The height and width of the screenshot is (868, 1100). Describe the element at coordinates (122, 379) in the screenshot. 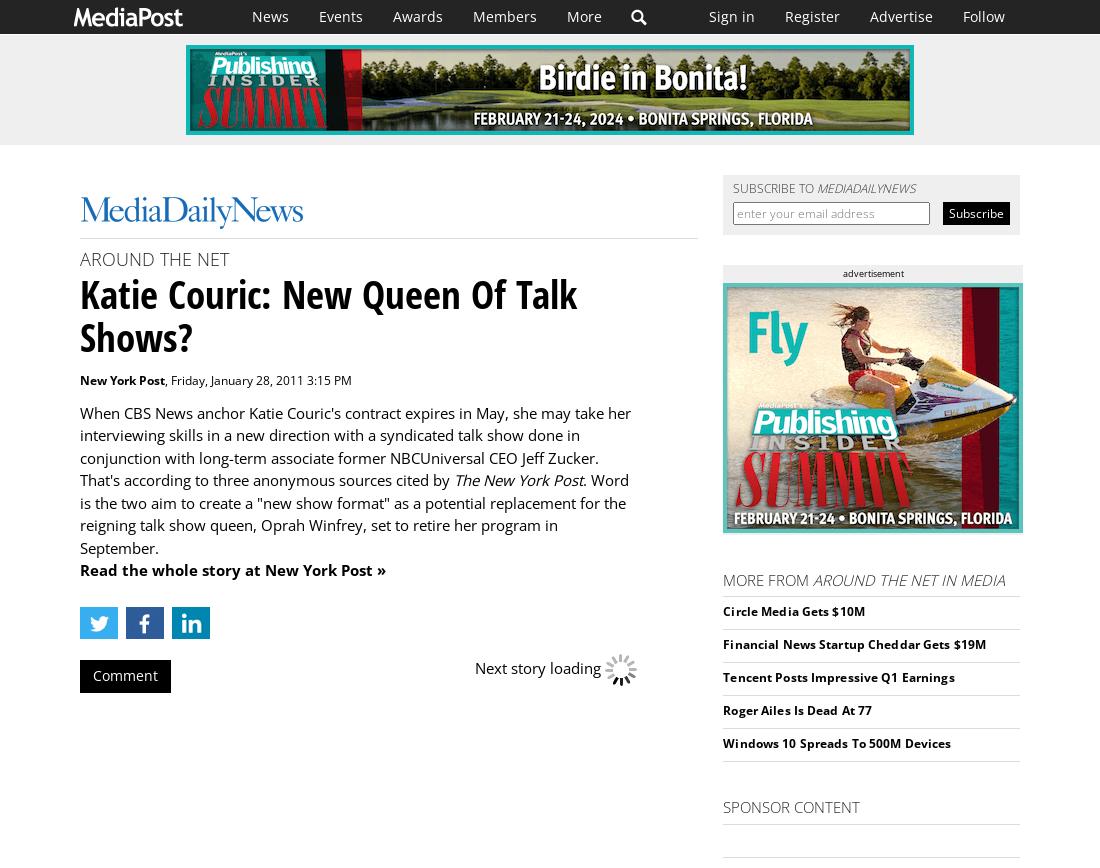

I see `'New York Post'` at that location.